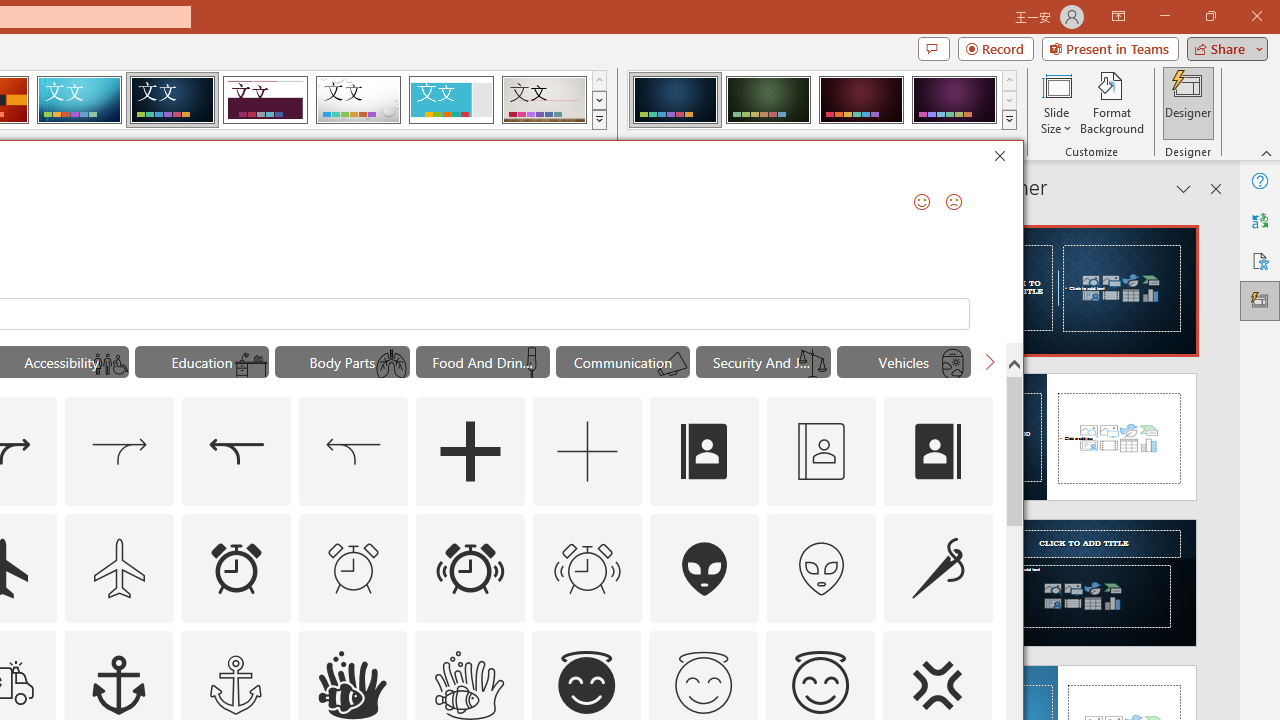  I want to click on '"Food And Drinks" Icons.', so click(483, 362).